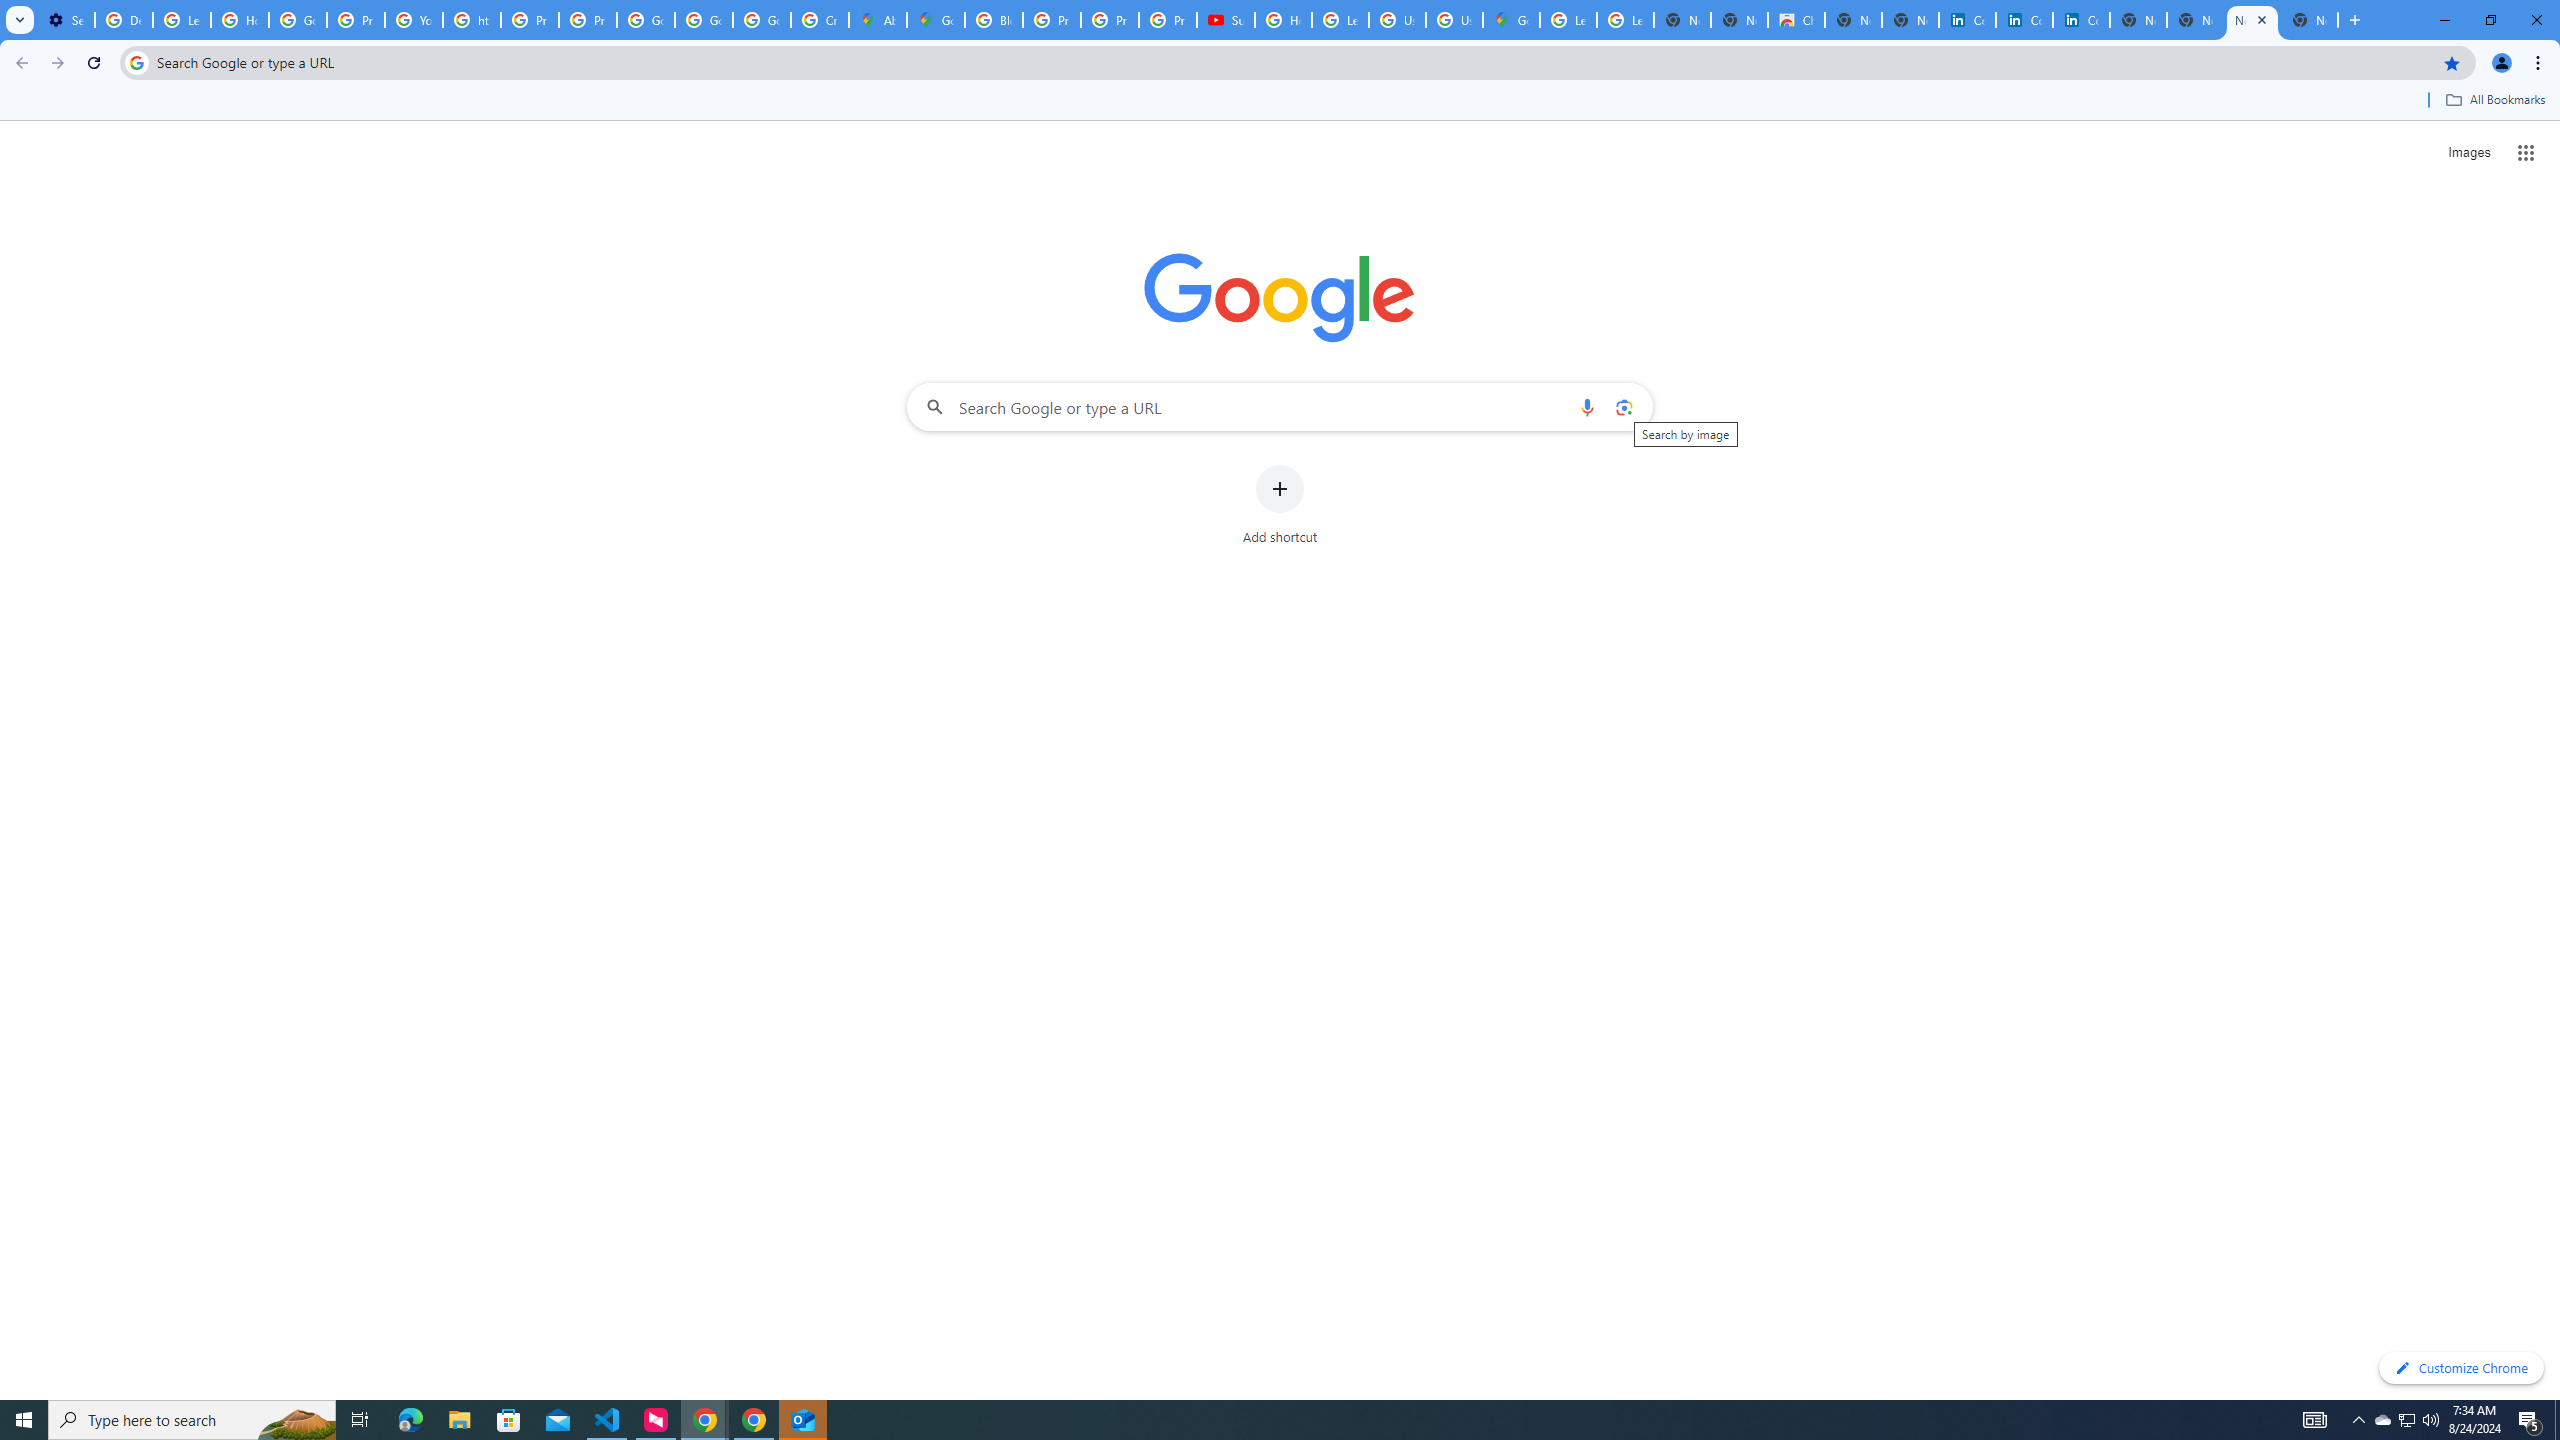 The height and width of the screenshot is (1440, 2560). What do you see at coordinates (1511, 19) in the screenshot?
I see `'Google Maps'` at bounding box center [1511, 19].